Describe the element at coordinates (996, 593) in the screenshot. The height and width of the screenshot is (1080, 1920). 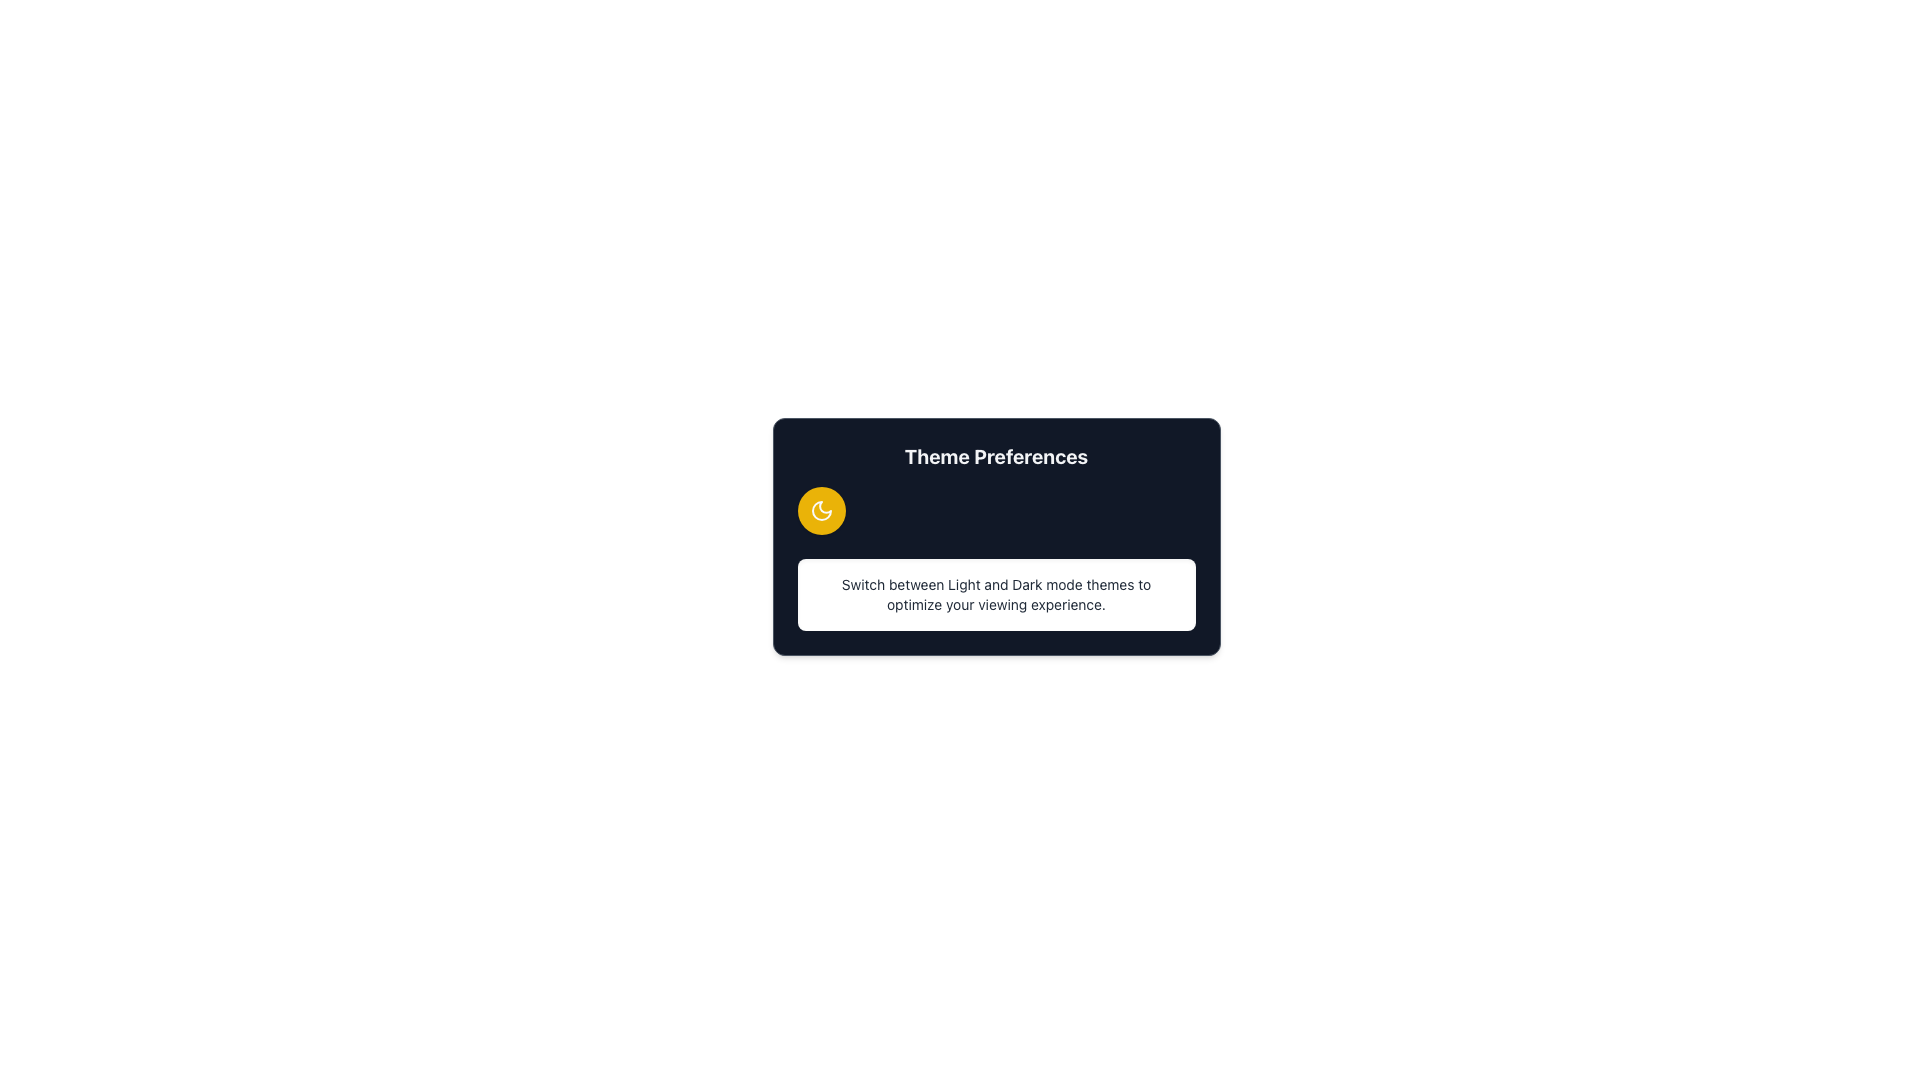
I see `static text displaying the message: 'Switch between Light and Dark mode themes to optimize your viewing experience.'` at that location.